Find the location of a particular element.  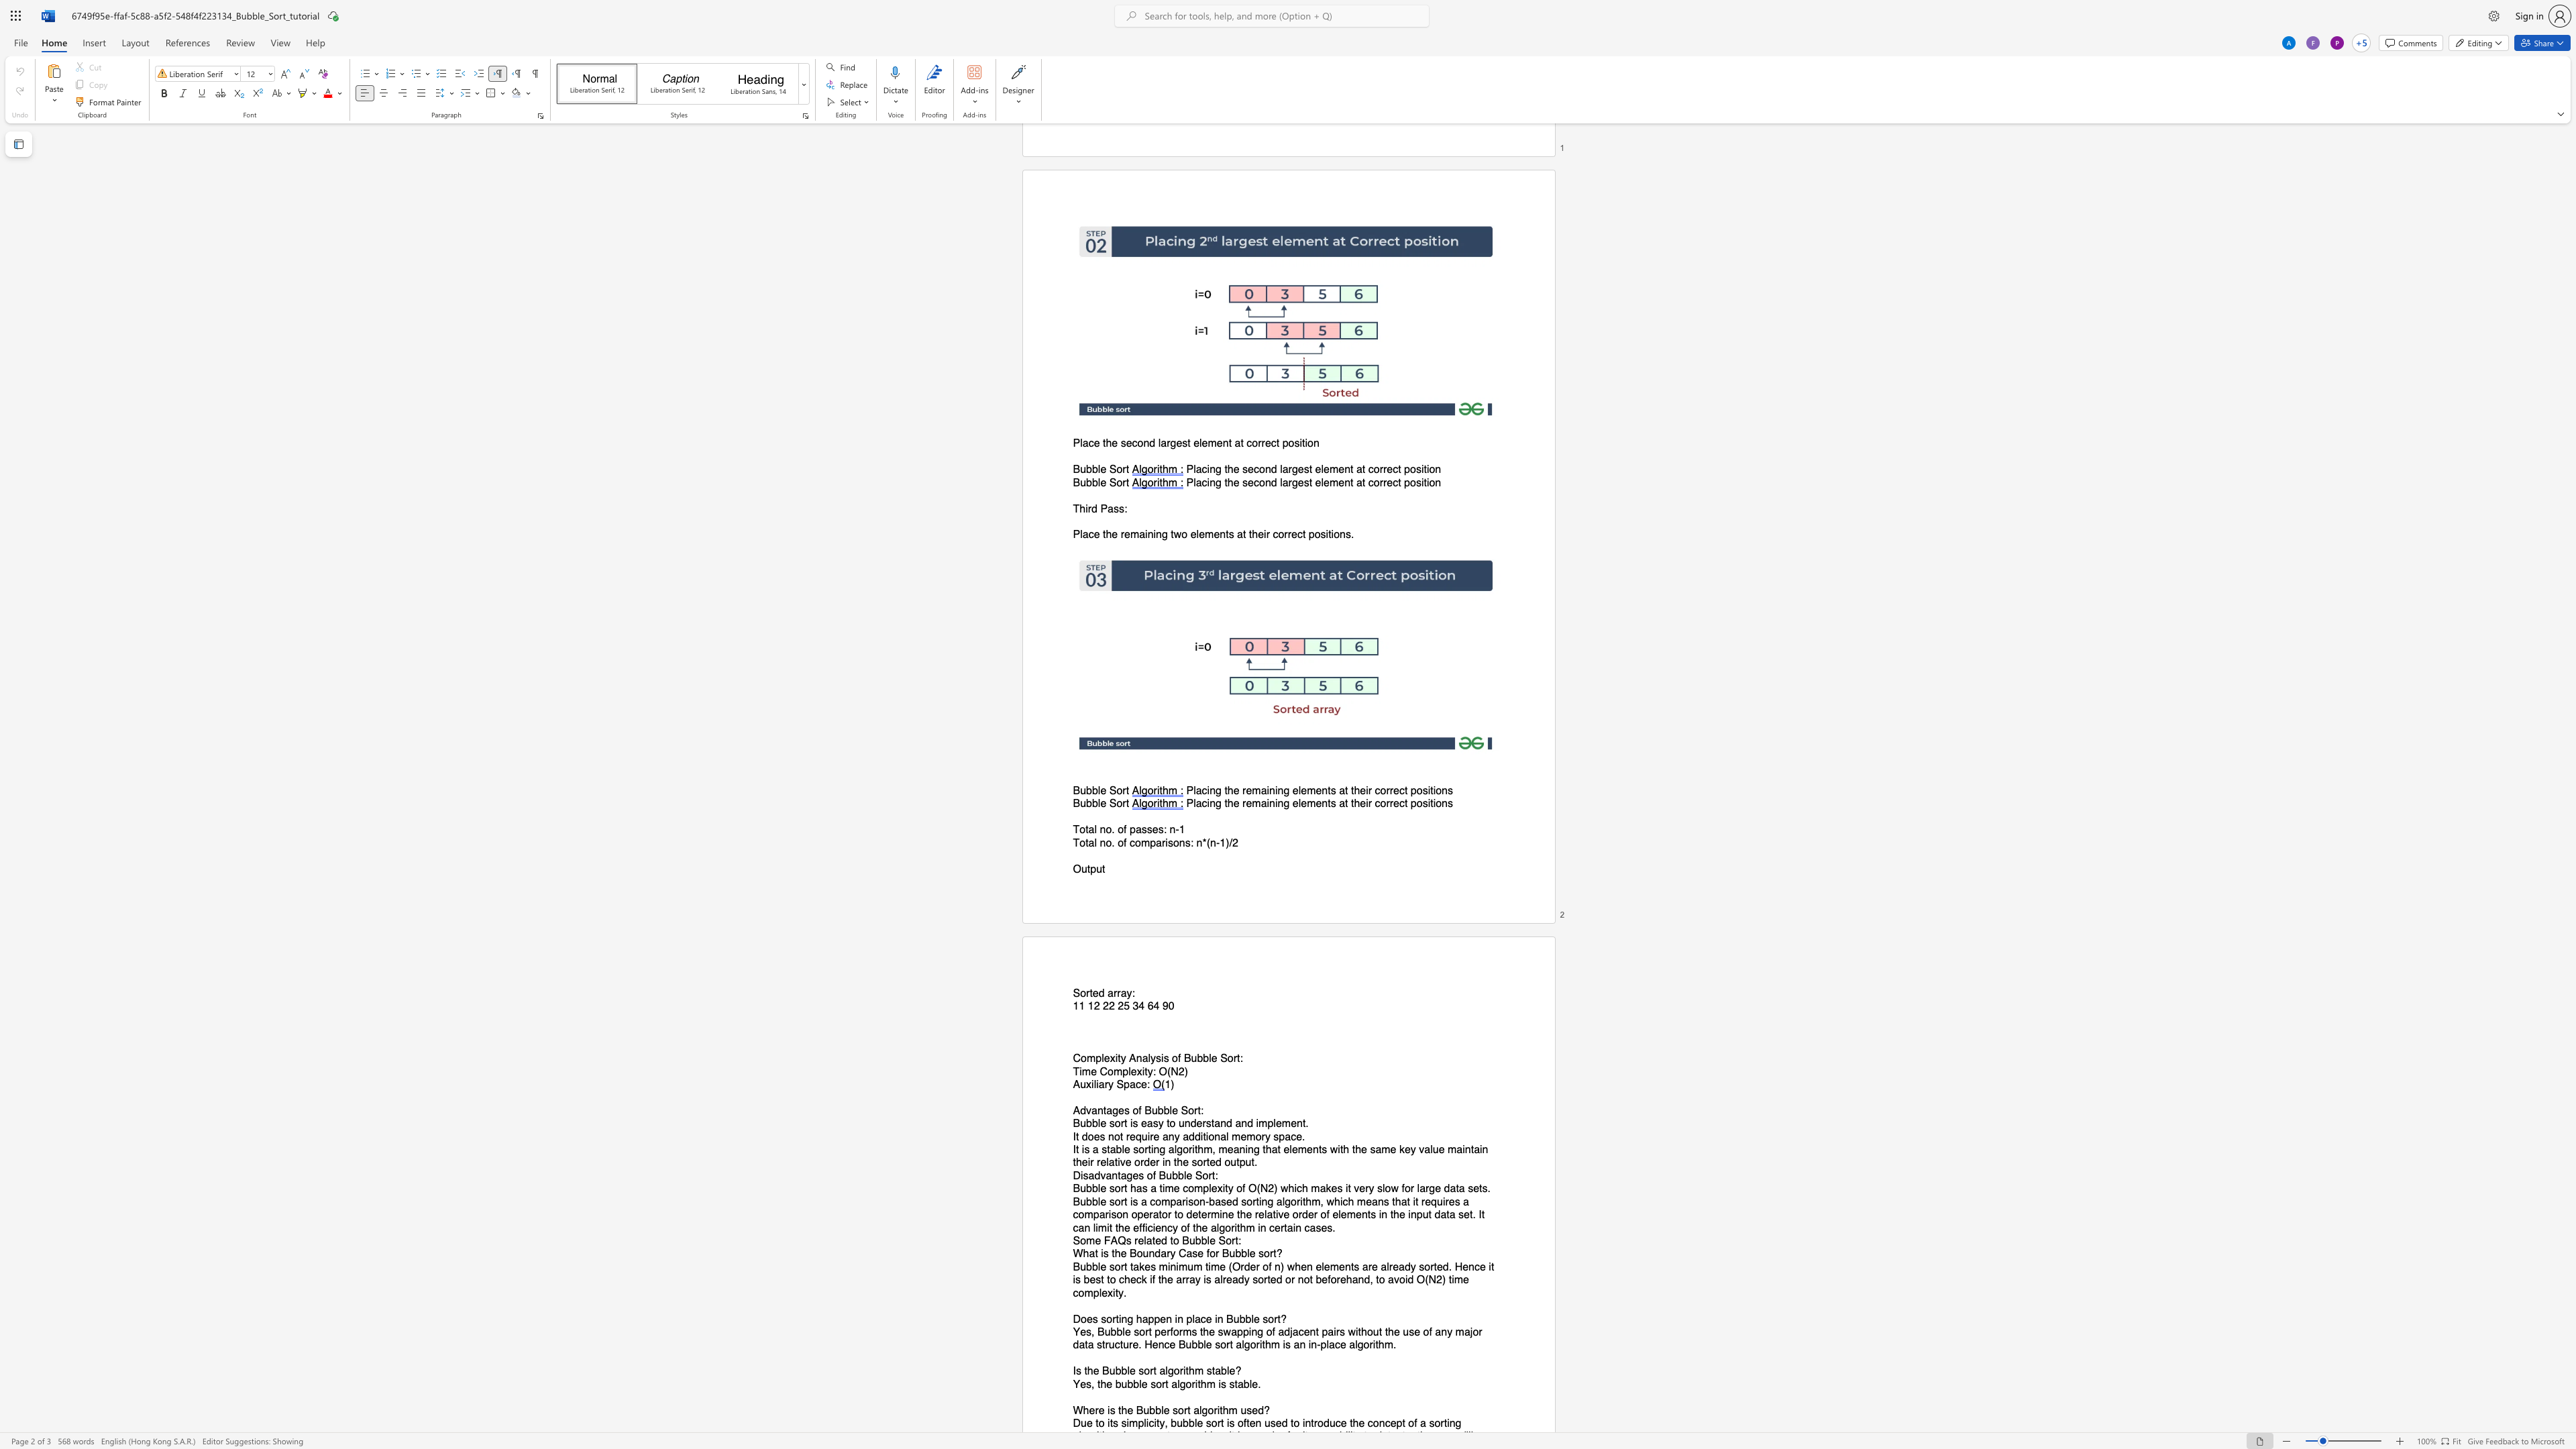

the 1th character "T" in the text is located at coordinates (1076, 829).